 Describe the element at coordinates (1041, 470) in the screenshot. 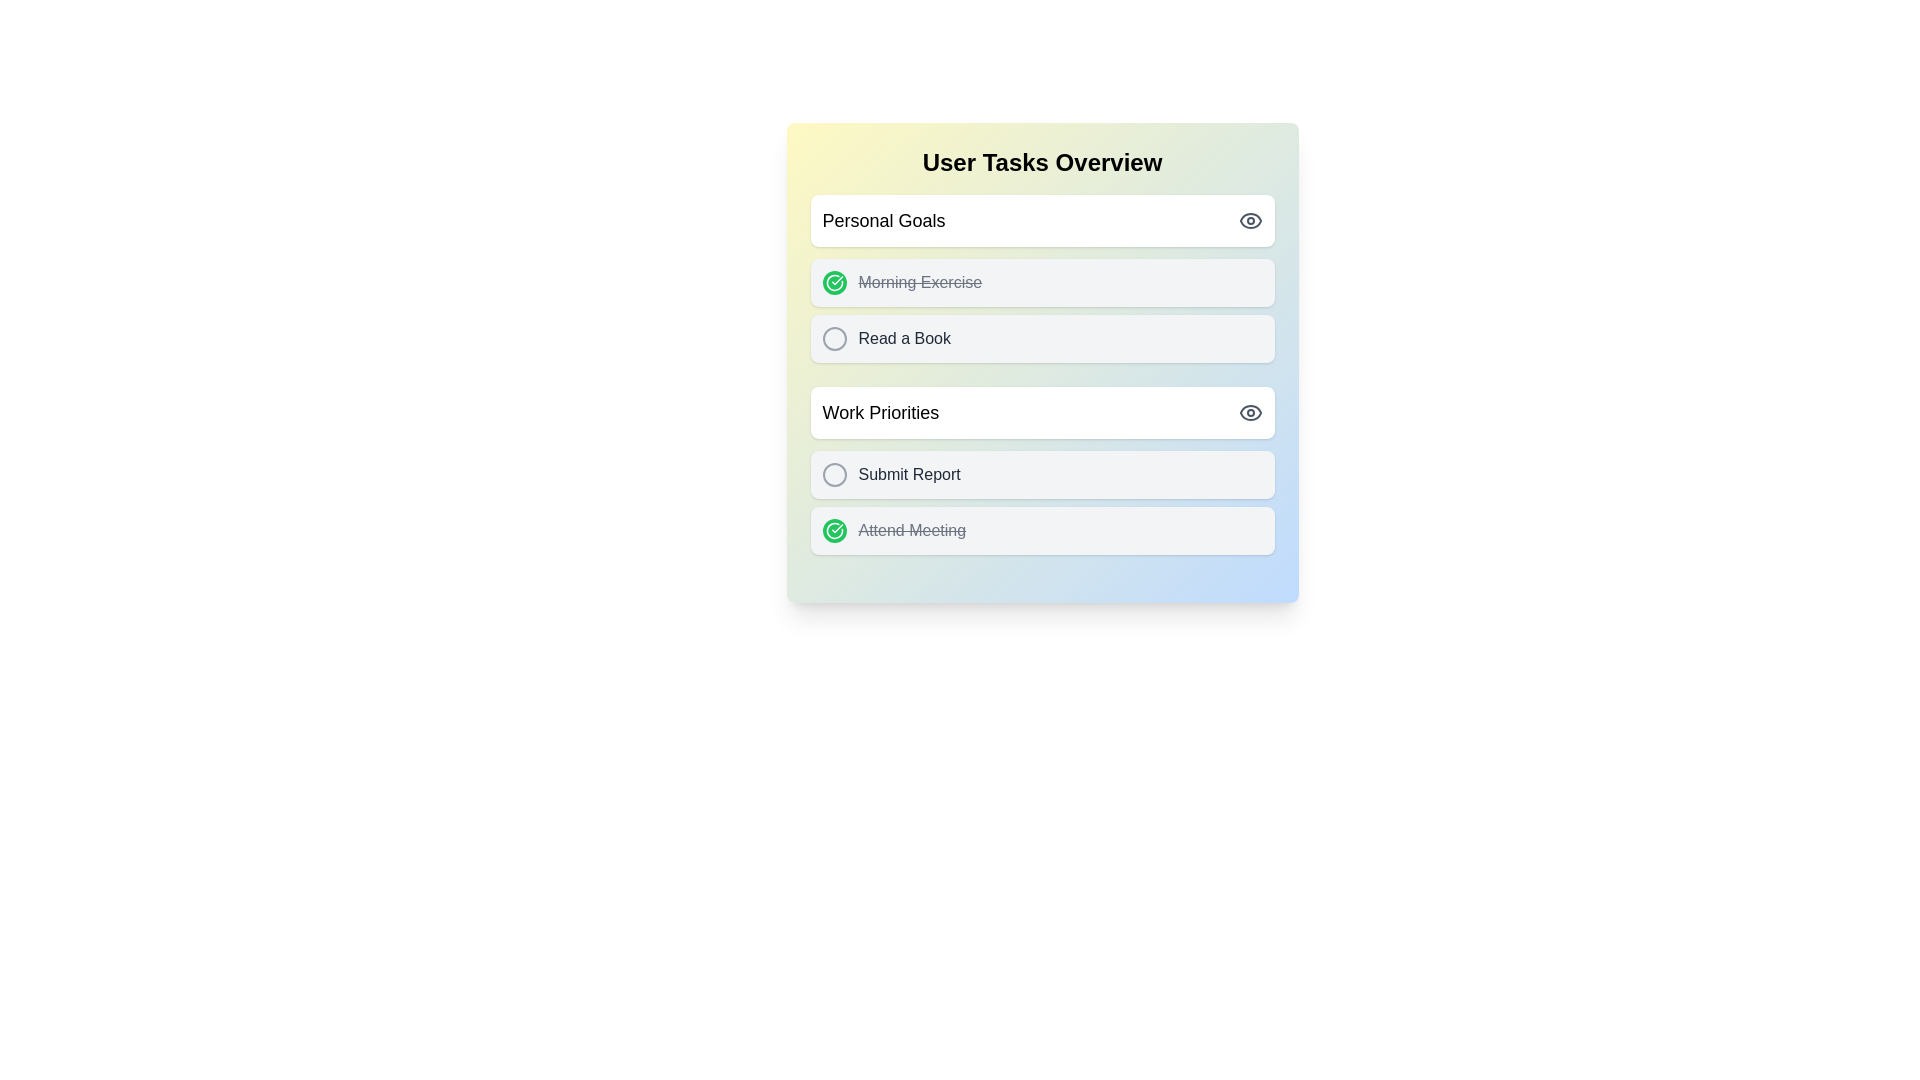

I see `the 'Submit Report' task row in the 'Work Priorities' subsection` at that location.